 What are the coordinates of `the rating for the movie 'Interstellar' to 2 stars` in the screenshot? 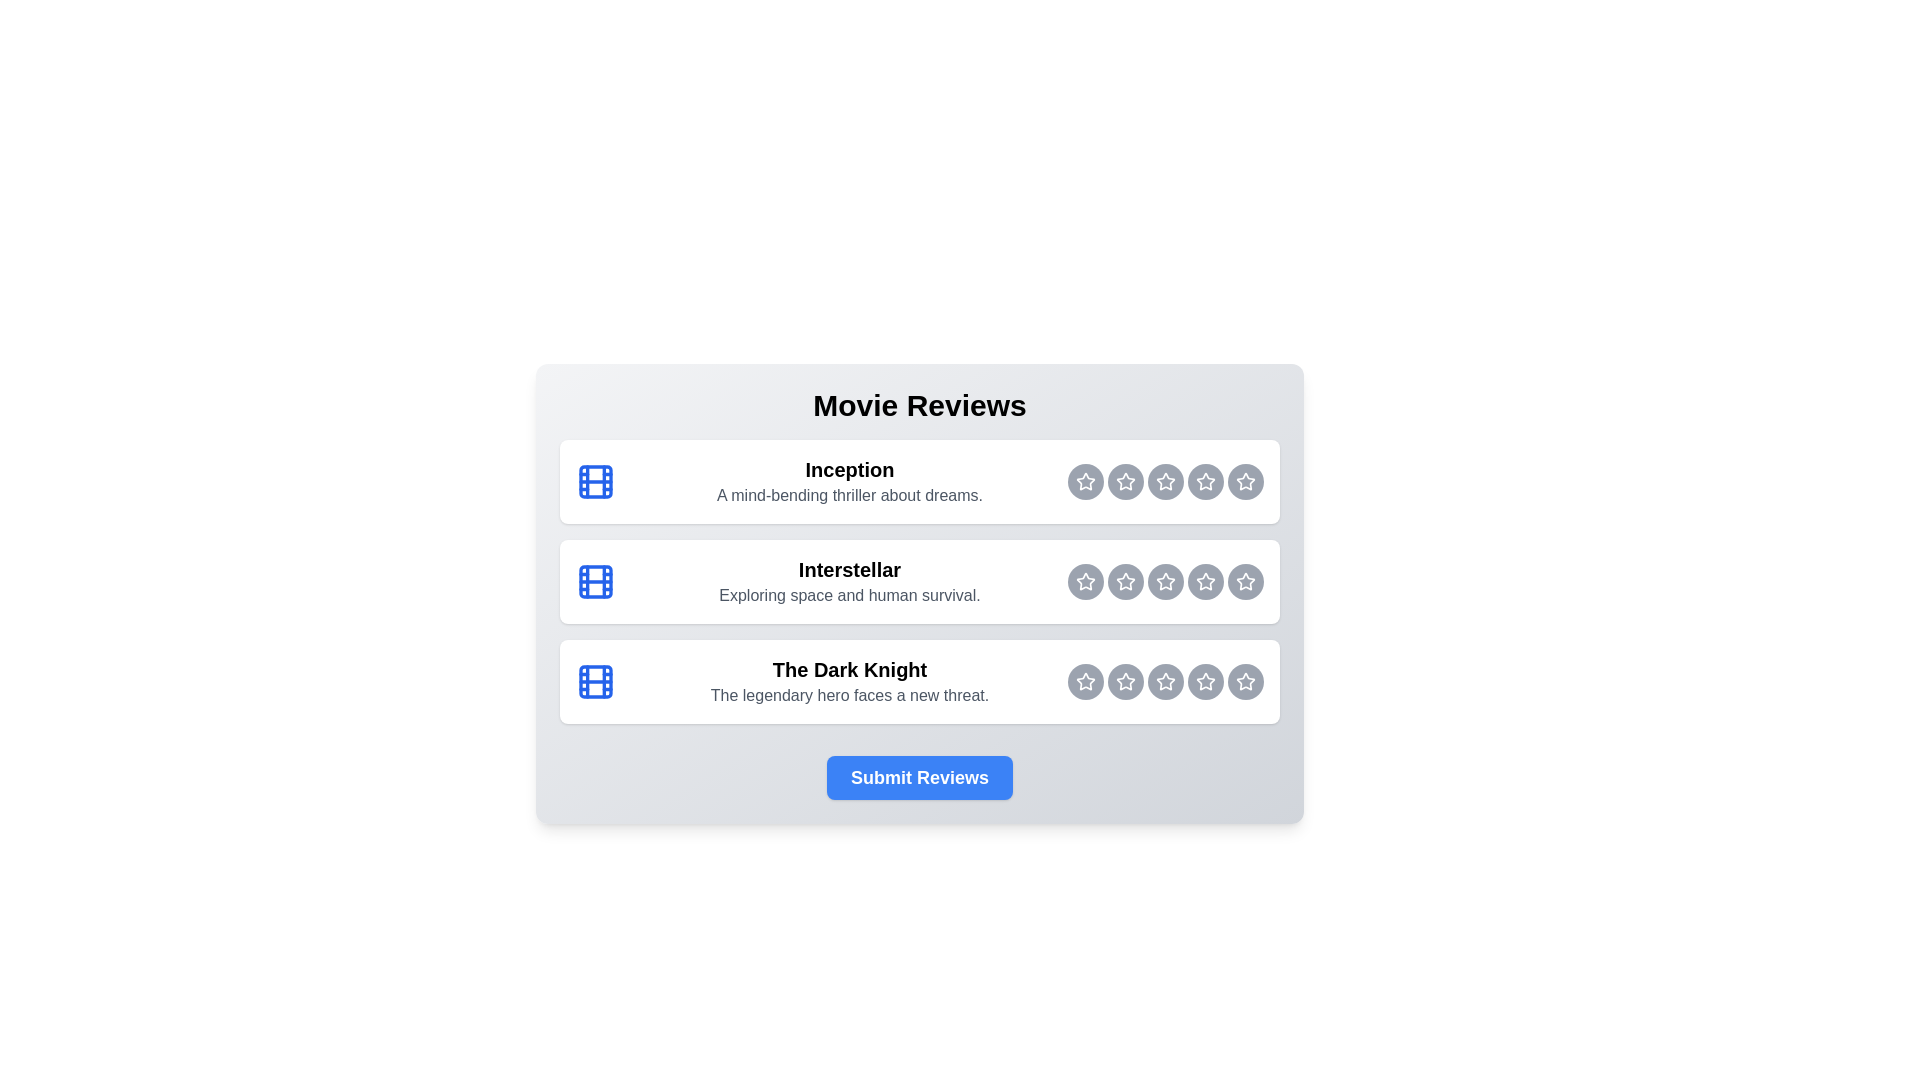 It's located at (1084, 582).